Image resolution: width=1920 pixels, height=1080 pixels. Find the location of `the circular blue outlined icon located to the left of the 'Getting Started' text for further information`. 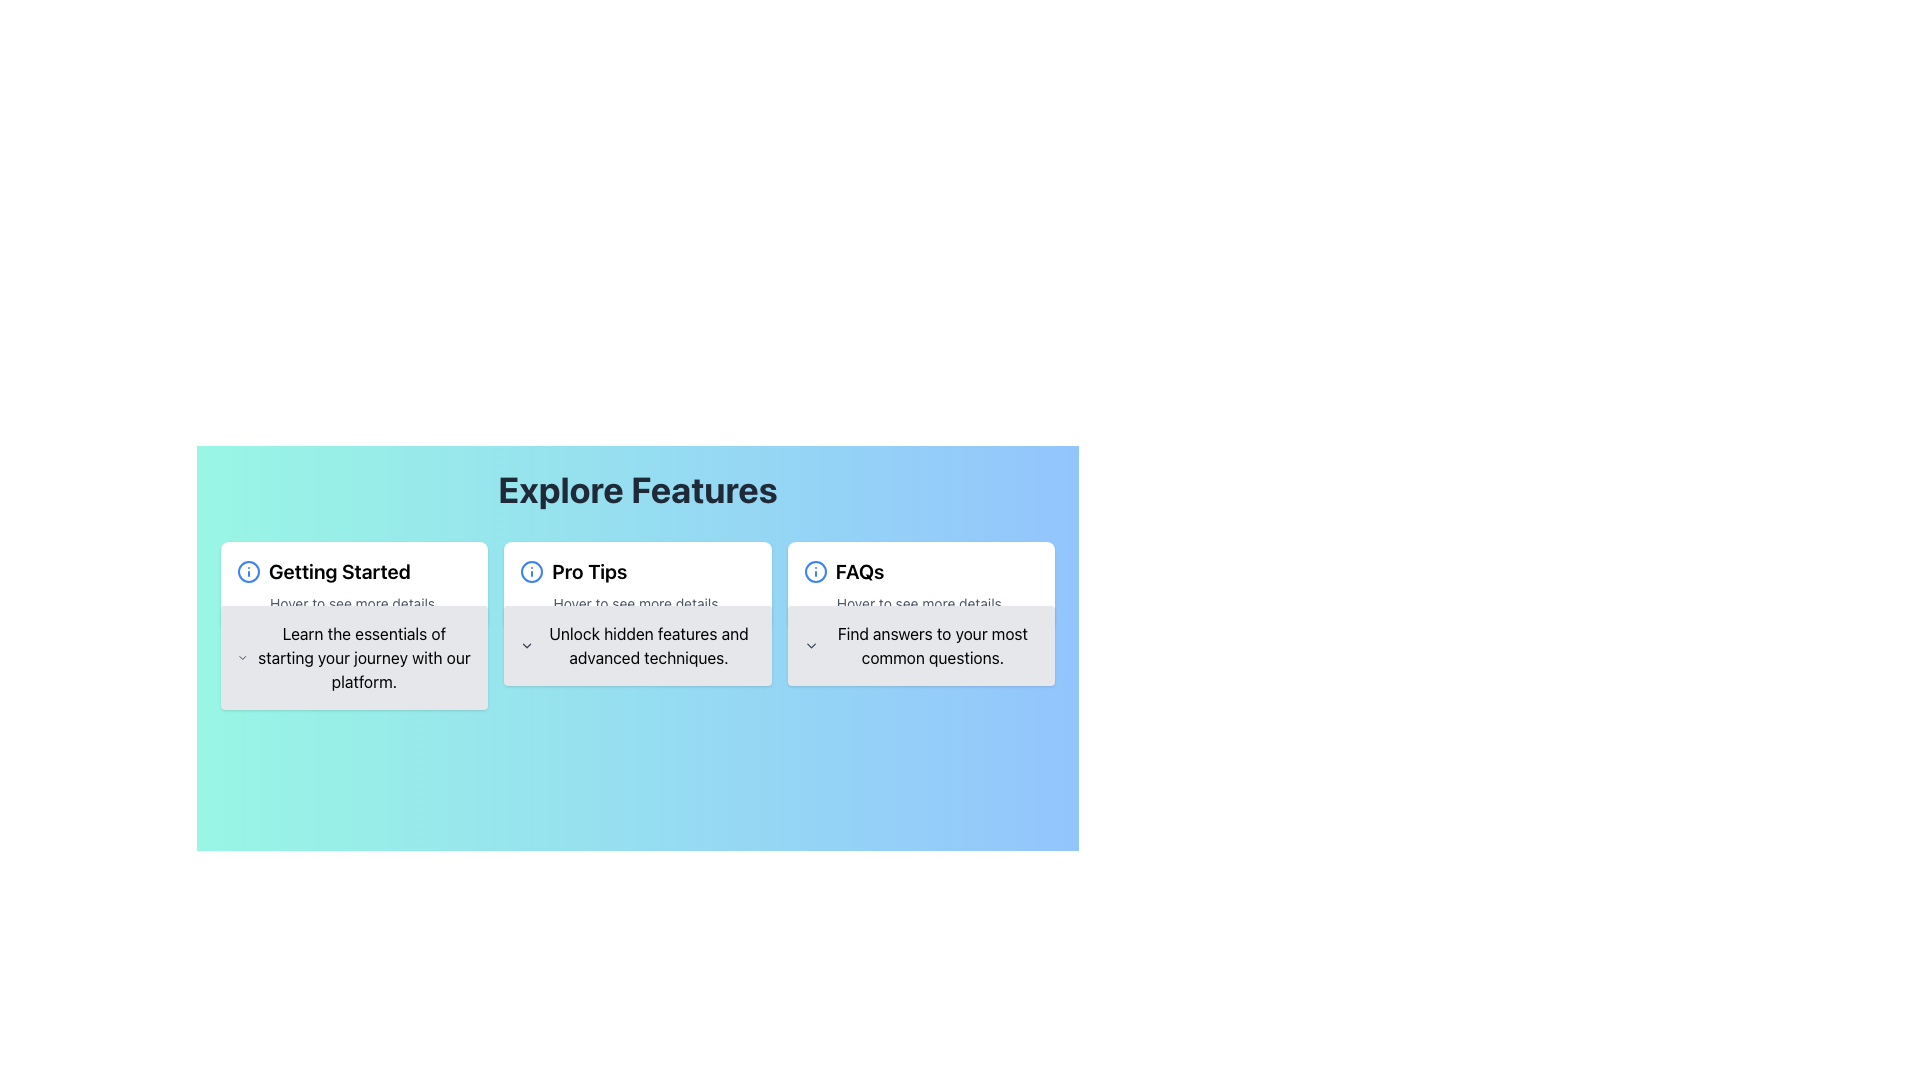

the circular blue outlined icon located to the left of the 'Getting Started' text for further information is located at coordinates (248, 571).